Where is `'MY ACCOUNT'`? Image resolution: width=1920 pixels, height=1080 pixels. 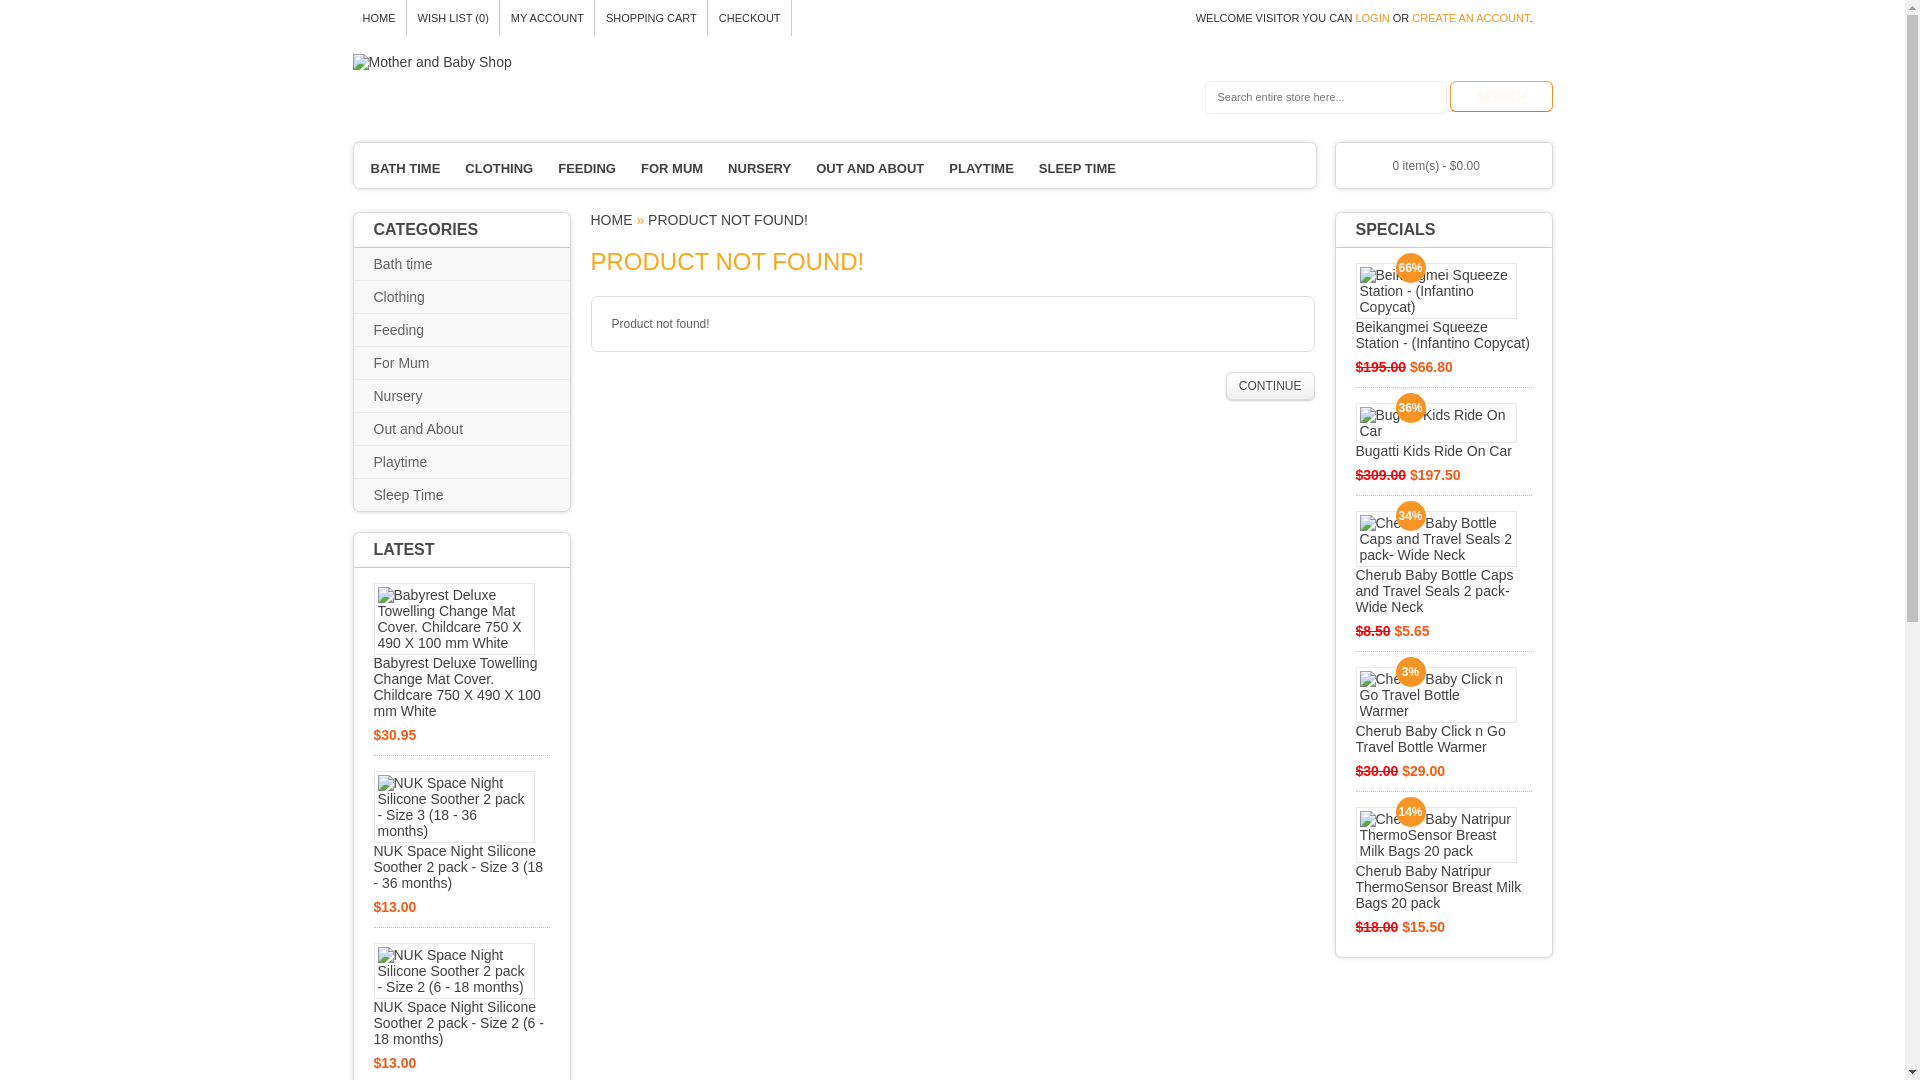
'MY ACCOUNT' is located at coordinates (547, 18).